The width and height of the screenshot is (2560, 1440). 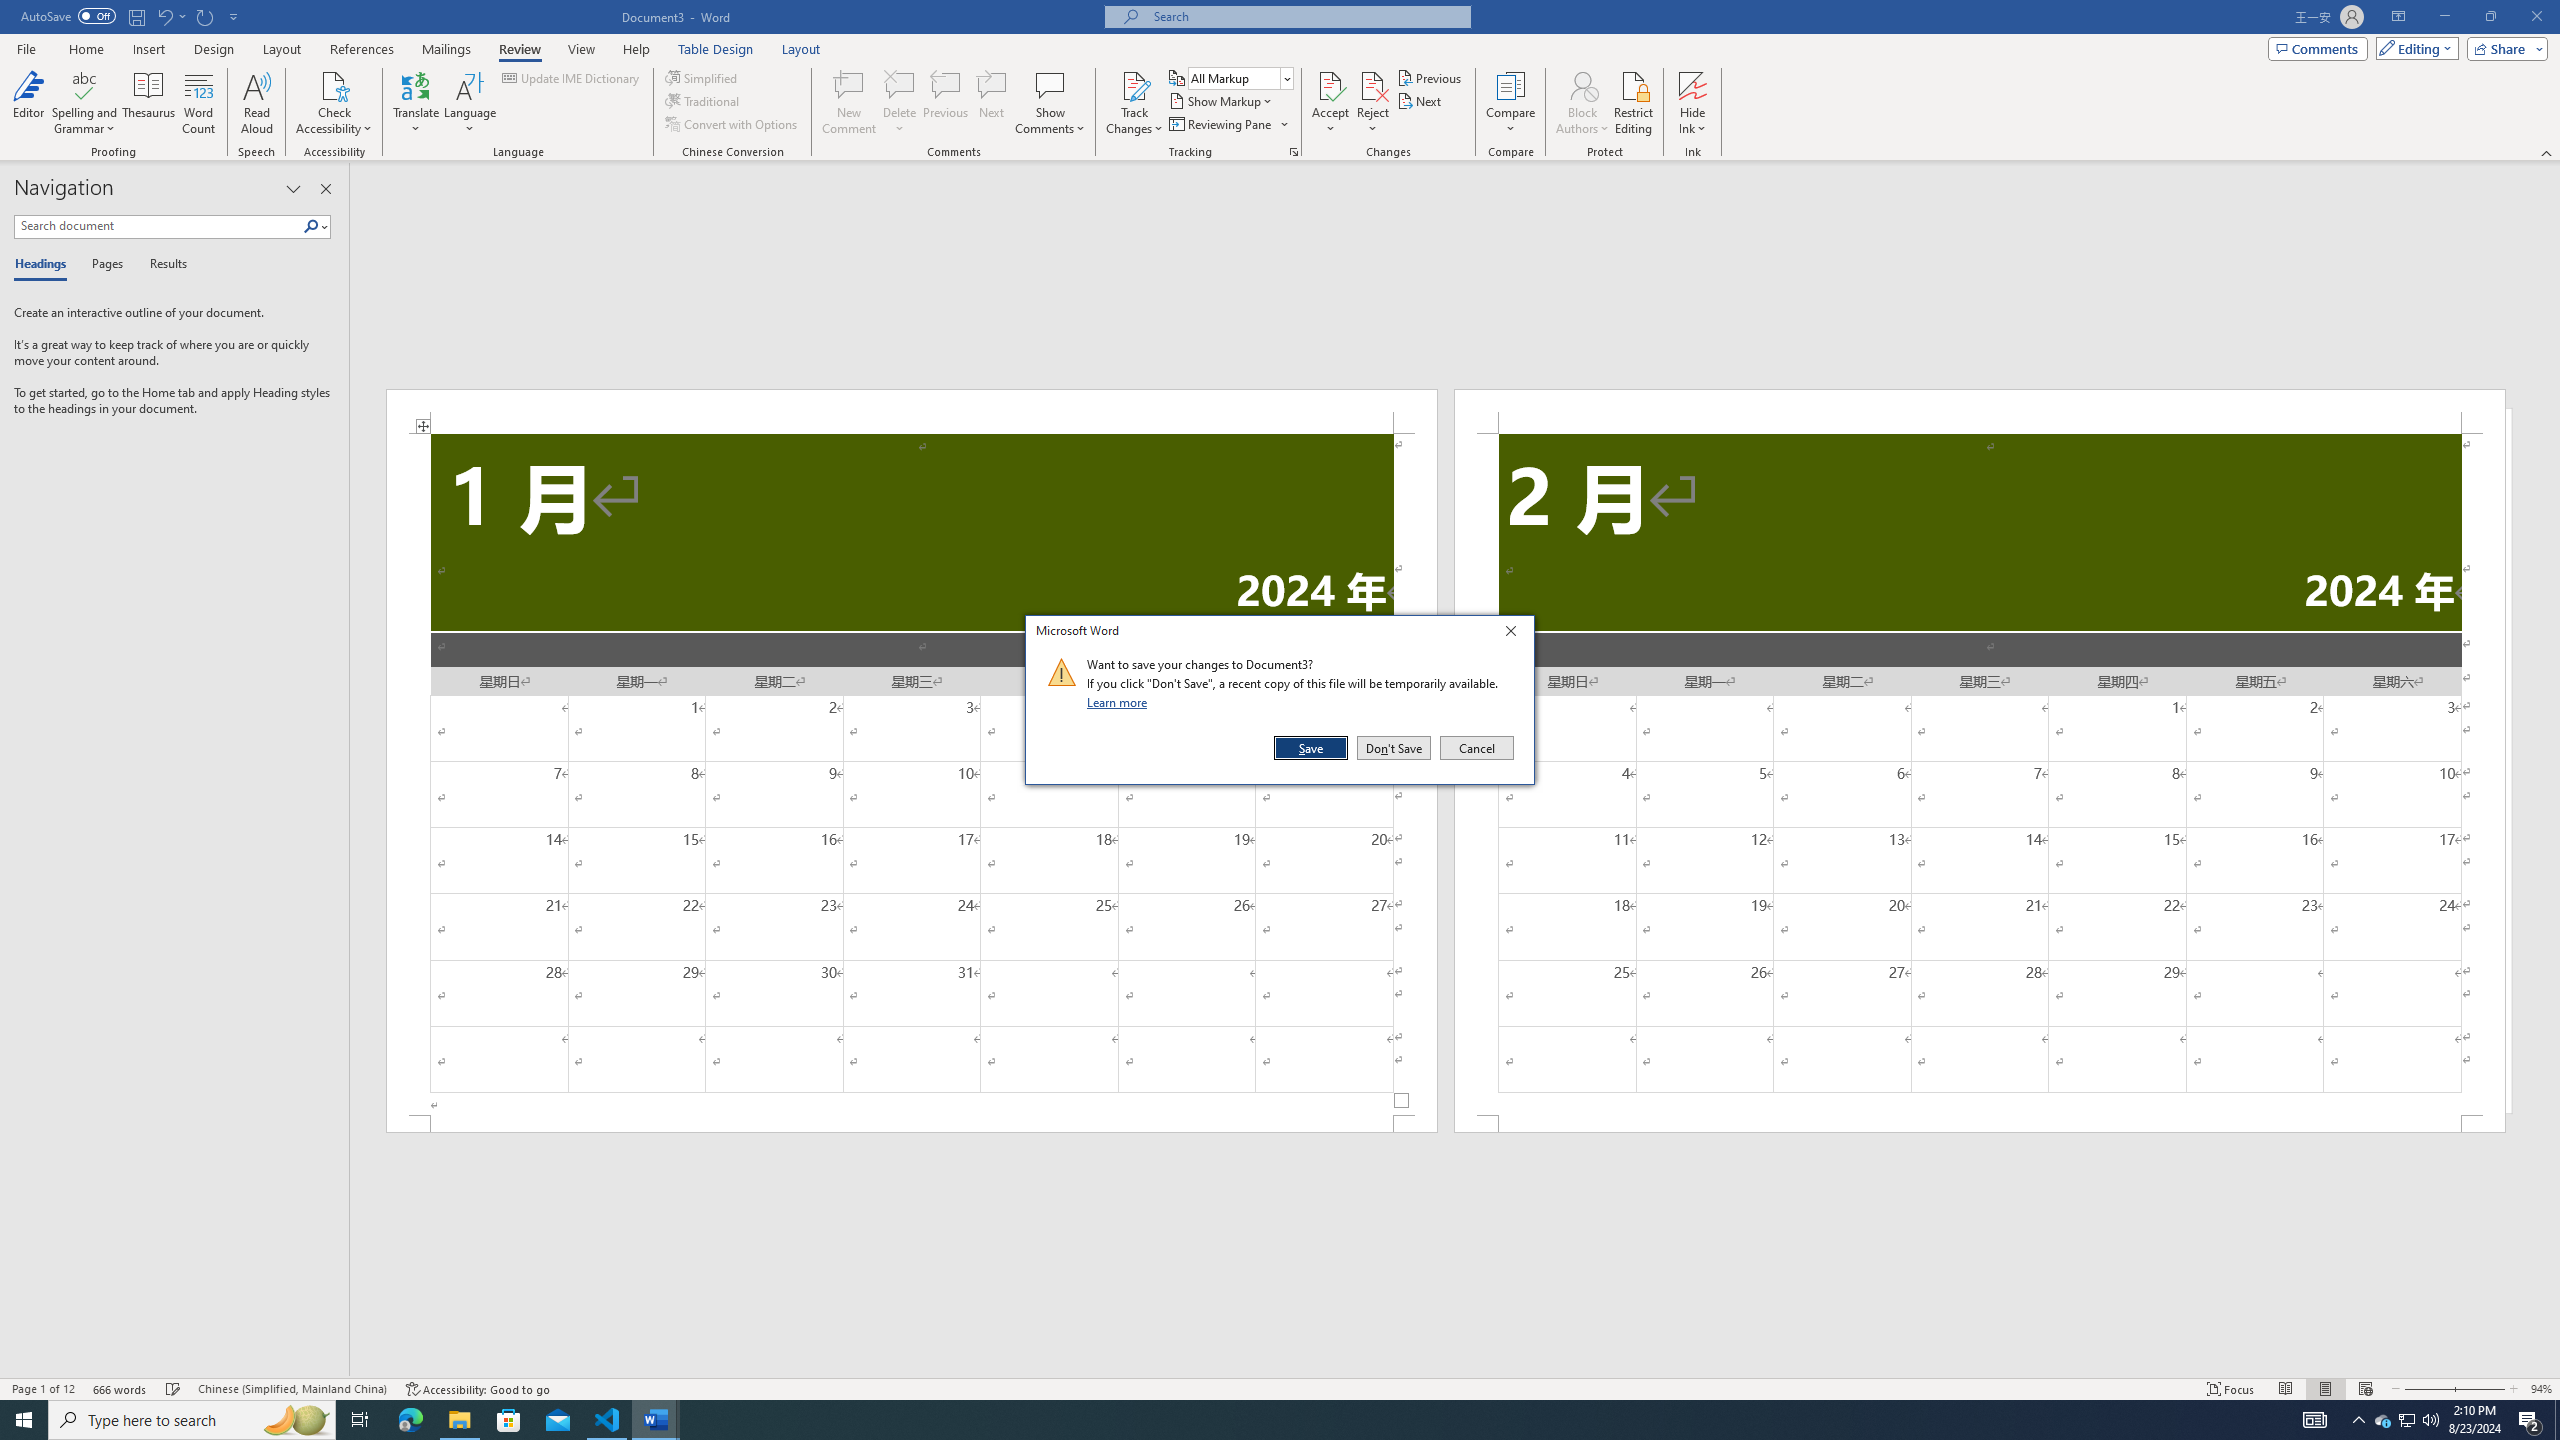 What do you see at coordinates (1239, 77) in the screenshot?
I see `'Display for Review'` at bounding box center [1239, 77].